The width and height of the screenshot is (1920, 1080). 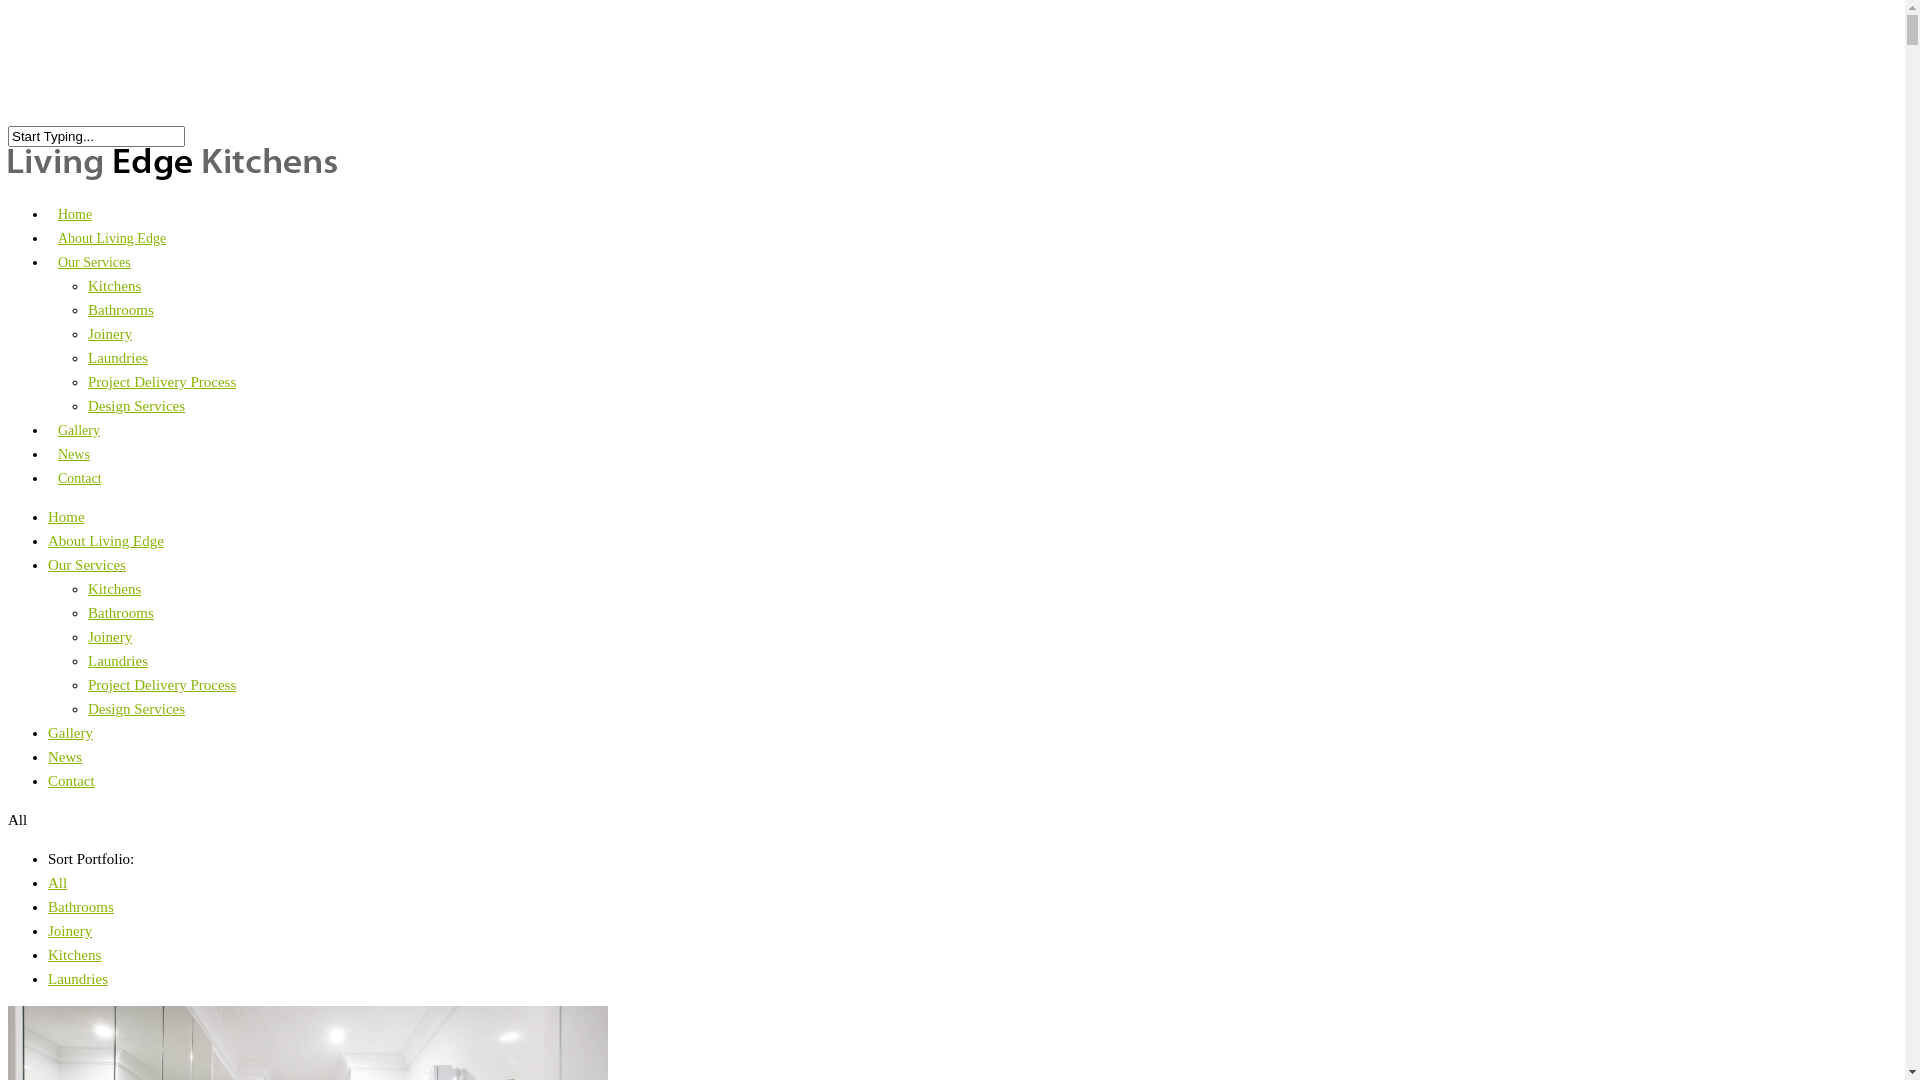 What do you see at coordinates (57, 882) in the screenshot?
I see `'All'` at bounding box center [57, 882].